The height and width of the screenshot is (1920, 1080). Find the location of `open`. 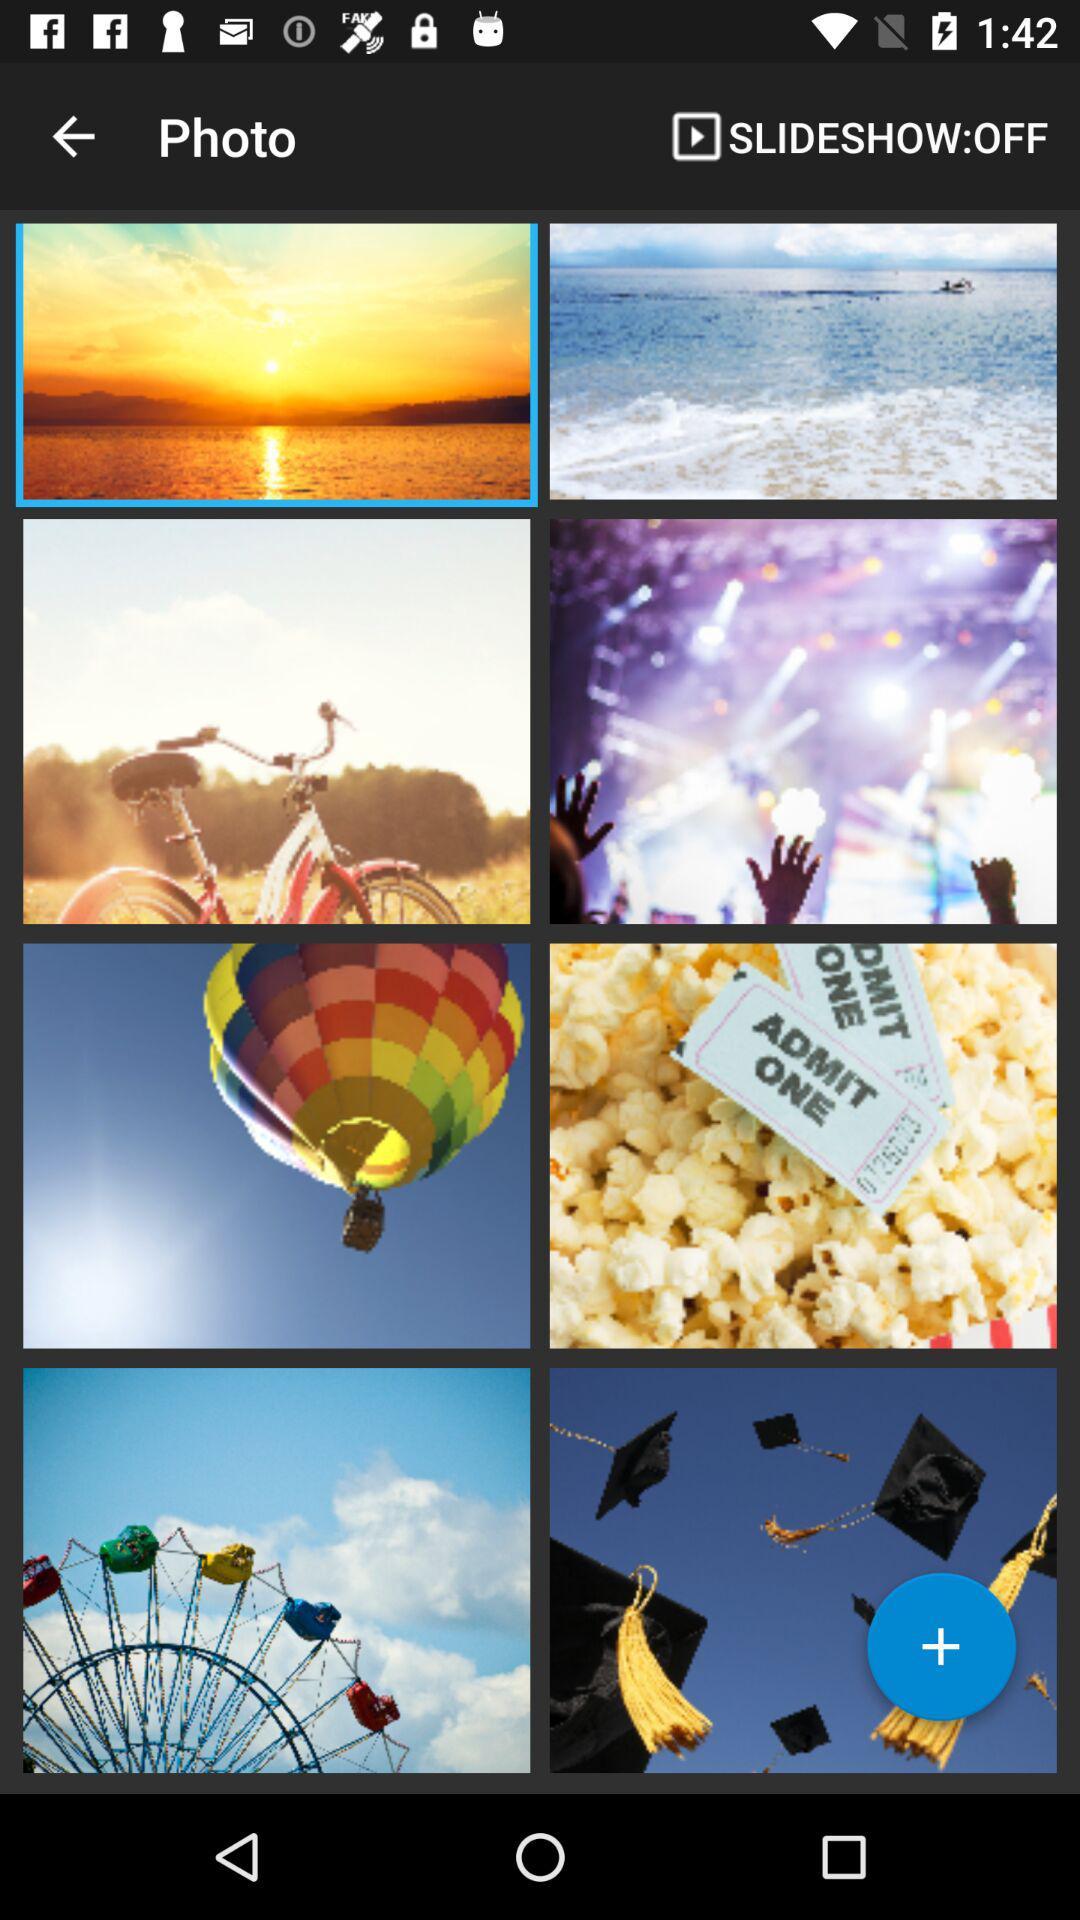

open is located at coordinates (802, 1567).